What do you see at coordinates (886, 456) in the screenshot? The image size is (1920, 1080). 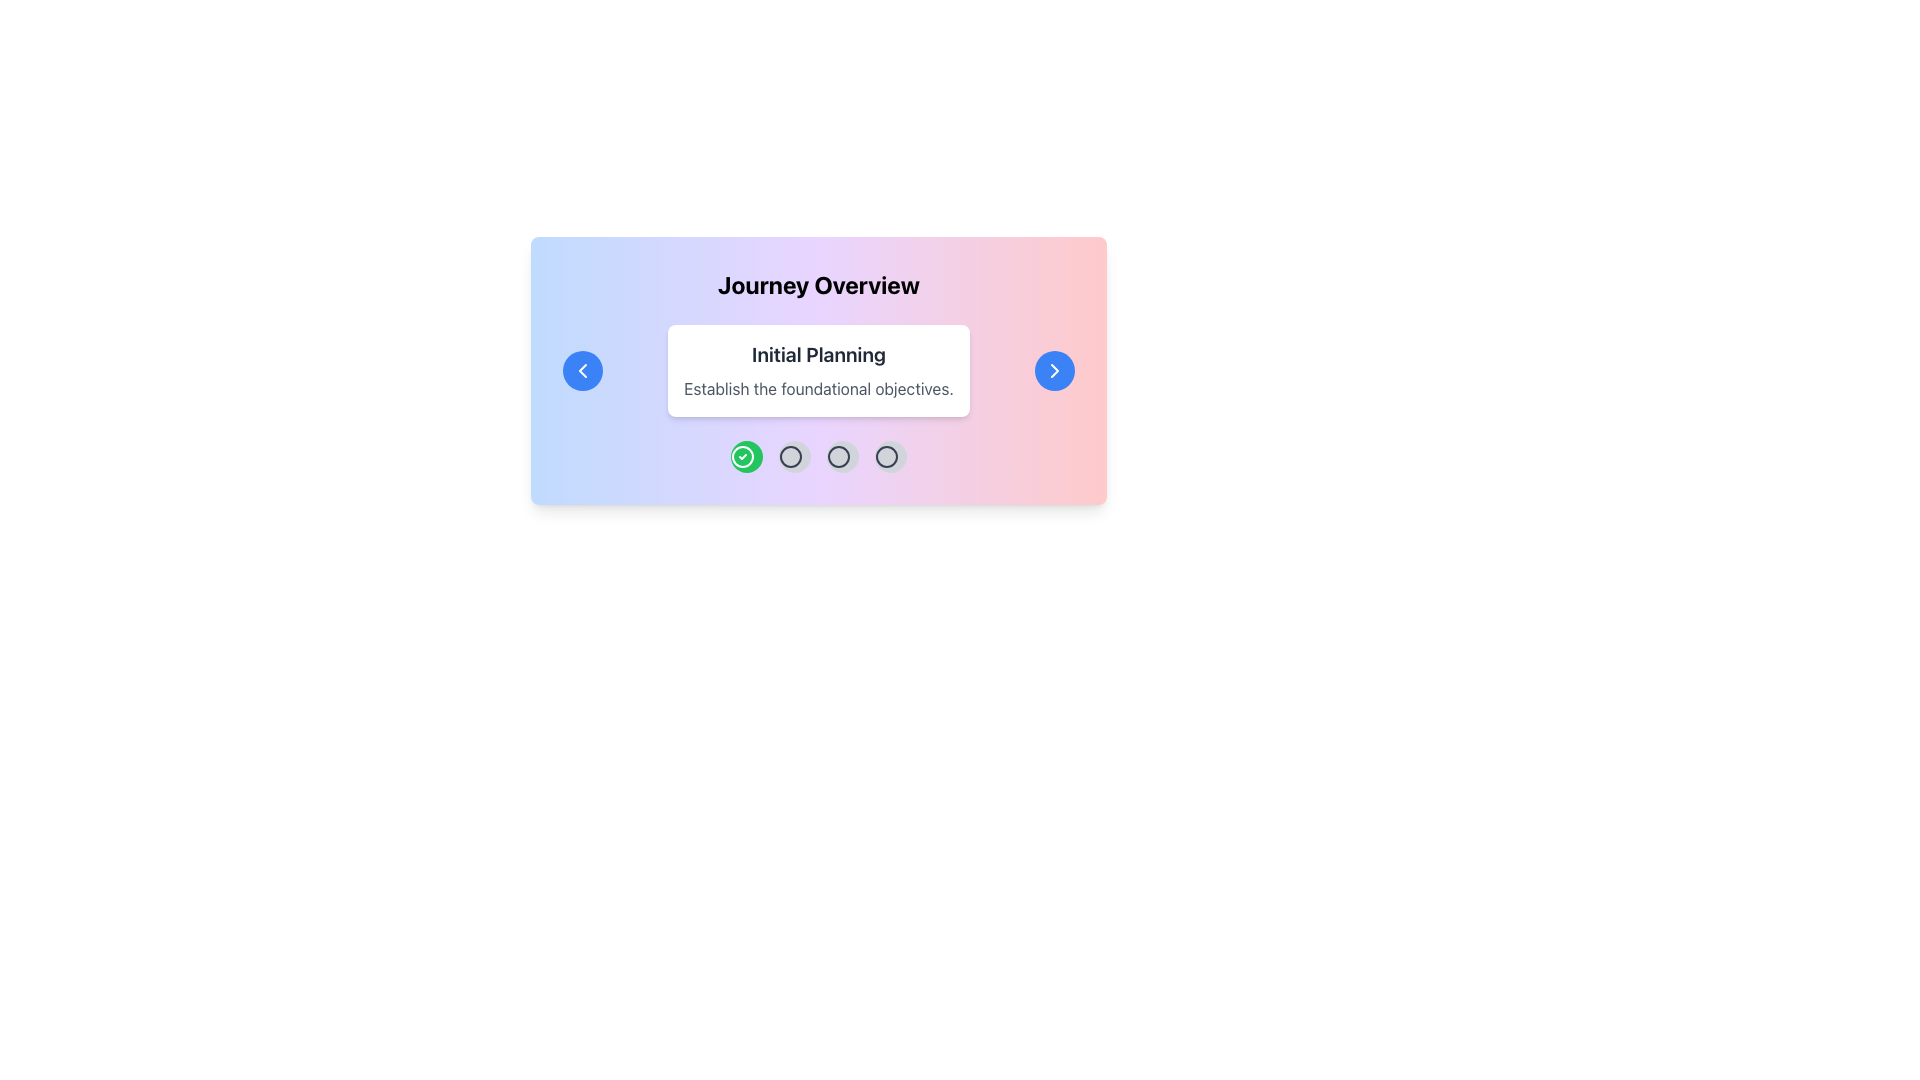 I see `the circle located at the central bottom portion of the card, which is the third element in a series of four circular items` at bounding box center [886, 456].